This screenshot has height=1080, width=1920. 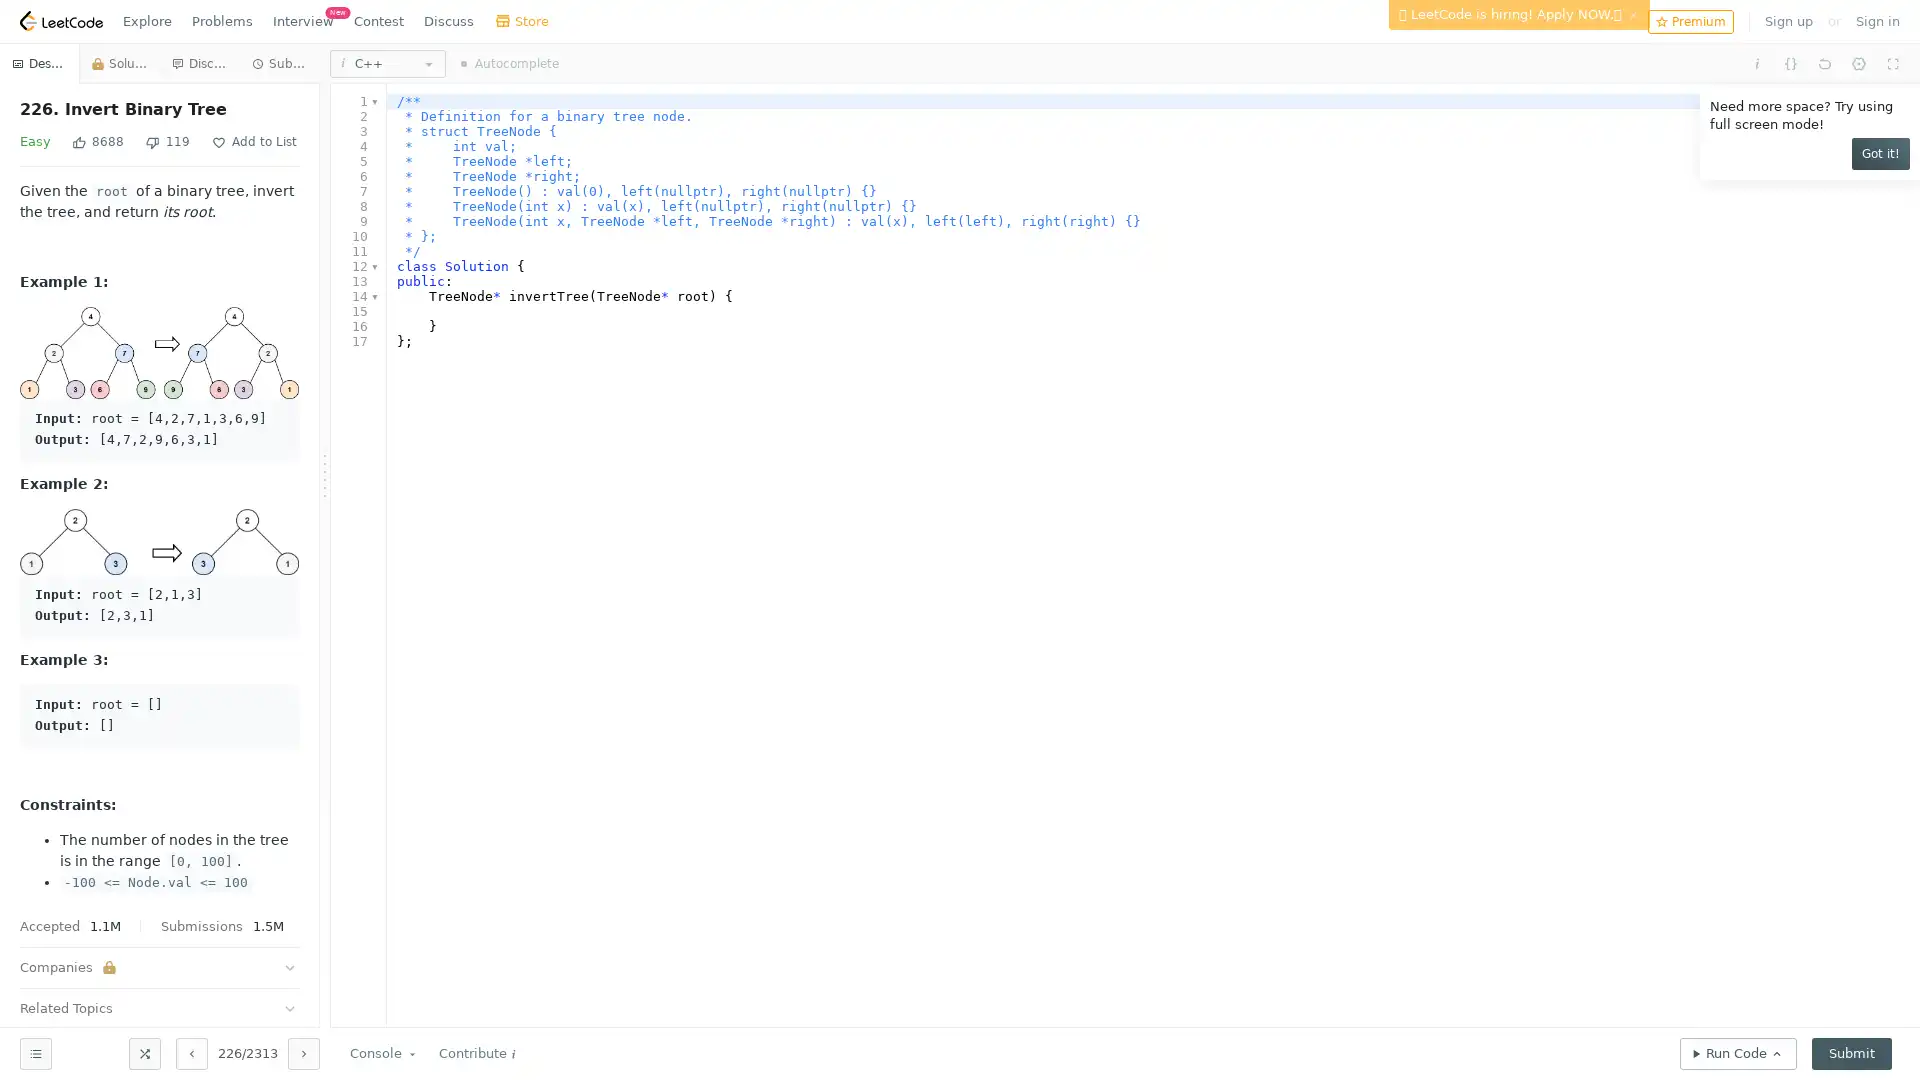 I want to click on Autocomplete, so click(x=509, y=63).